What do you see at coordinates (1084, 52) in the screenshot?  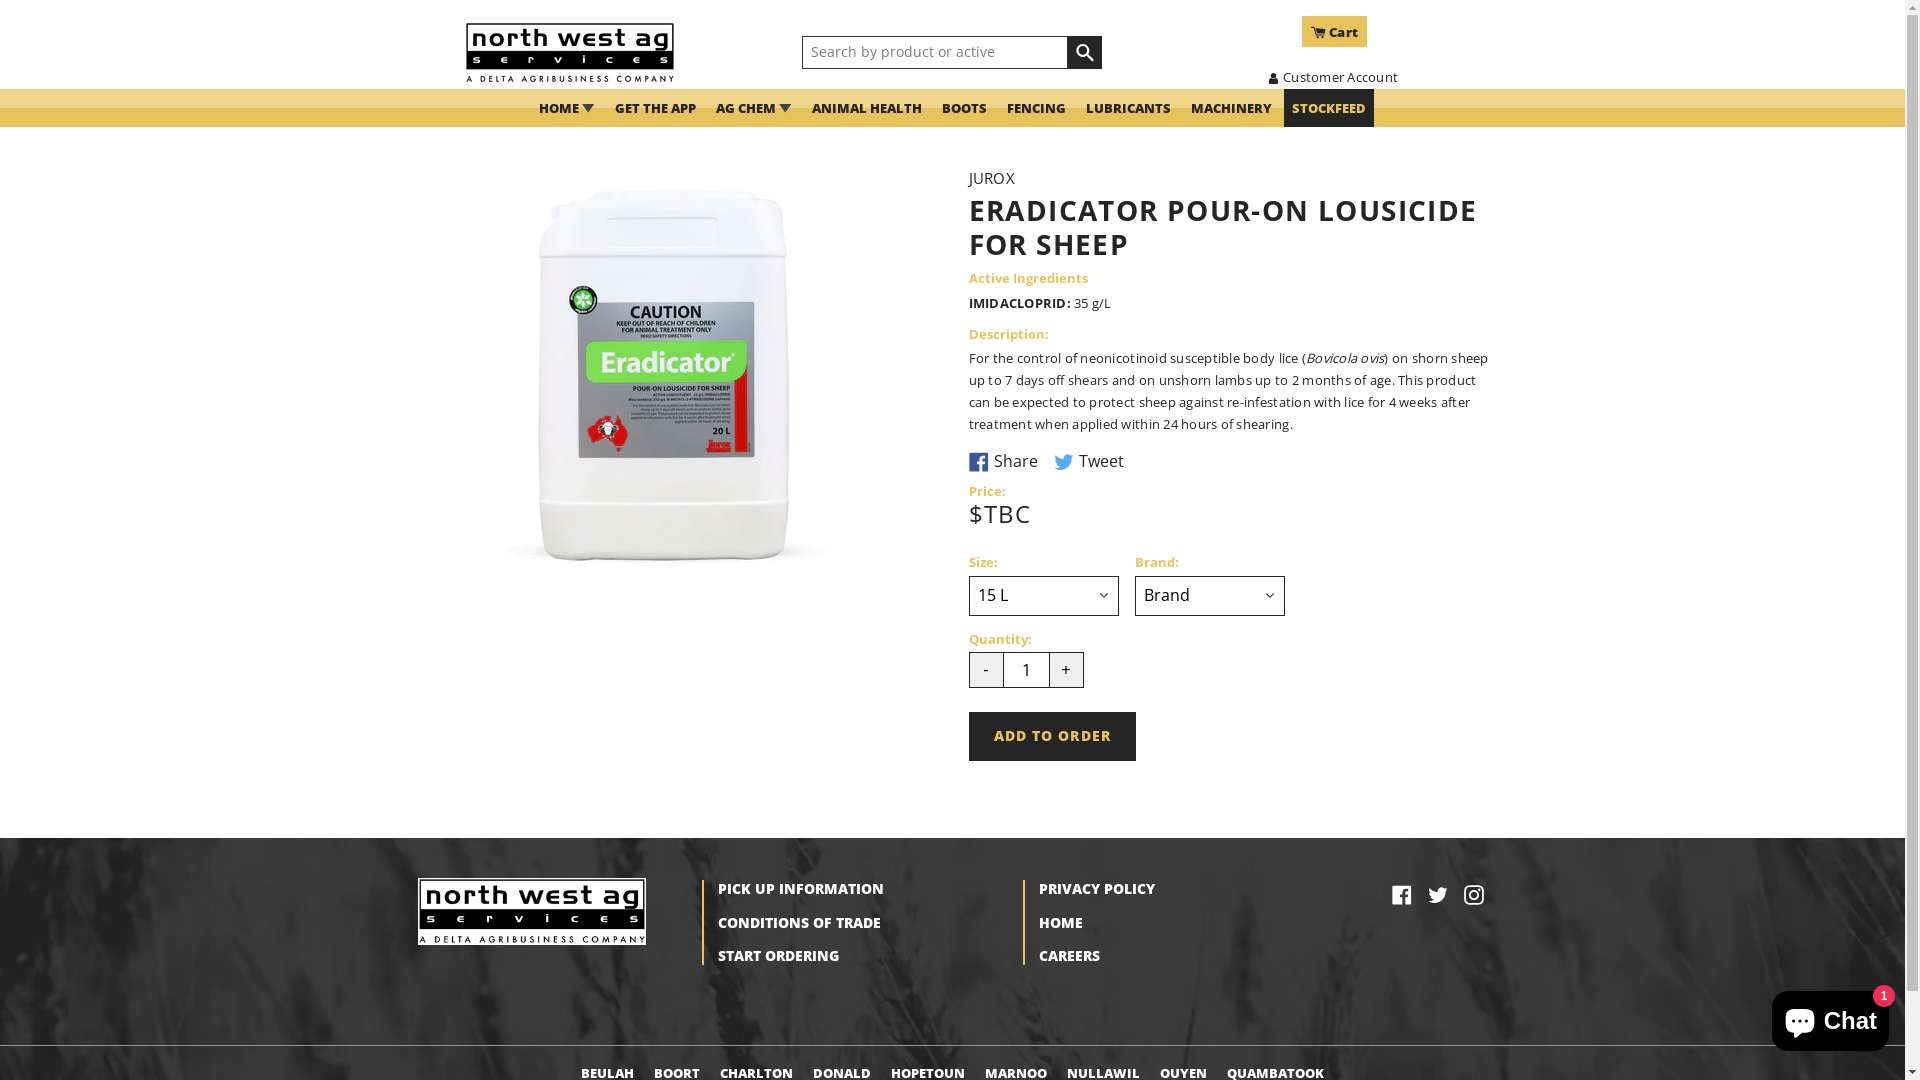 I see `'SEARCH'` at bounding box center [1084, 52].